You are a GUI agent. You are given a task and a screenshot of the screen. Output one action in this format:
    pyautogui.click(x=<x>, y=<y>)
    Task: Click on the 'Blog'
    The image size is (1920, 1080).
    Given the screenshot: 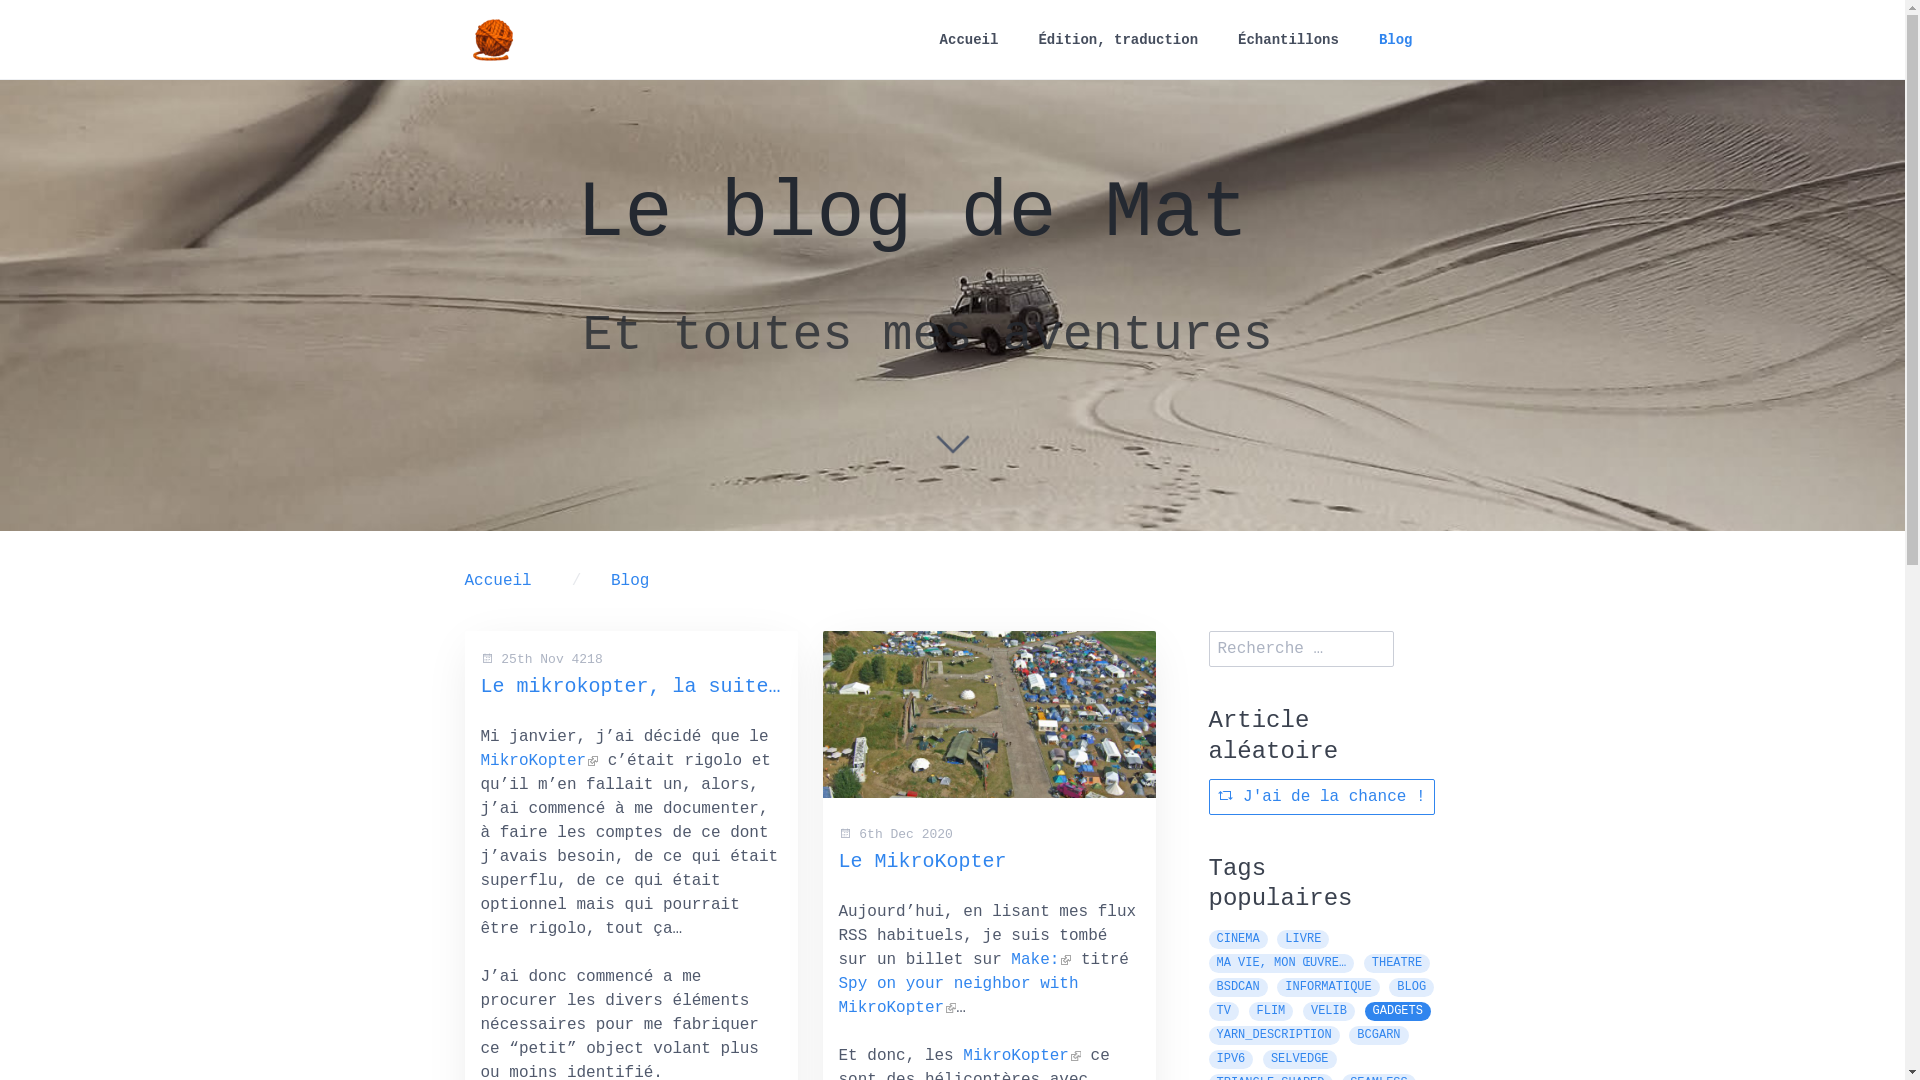 What is the action you would take?
    pyautogui.click(x=1395, y=39)
    